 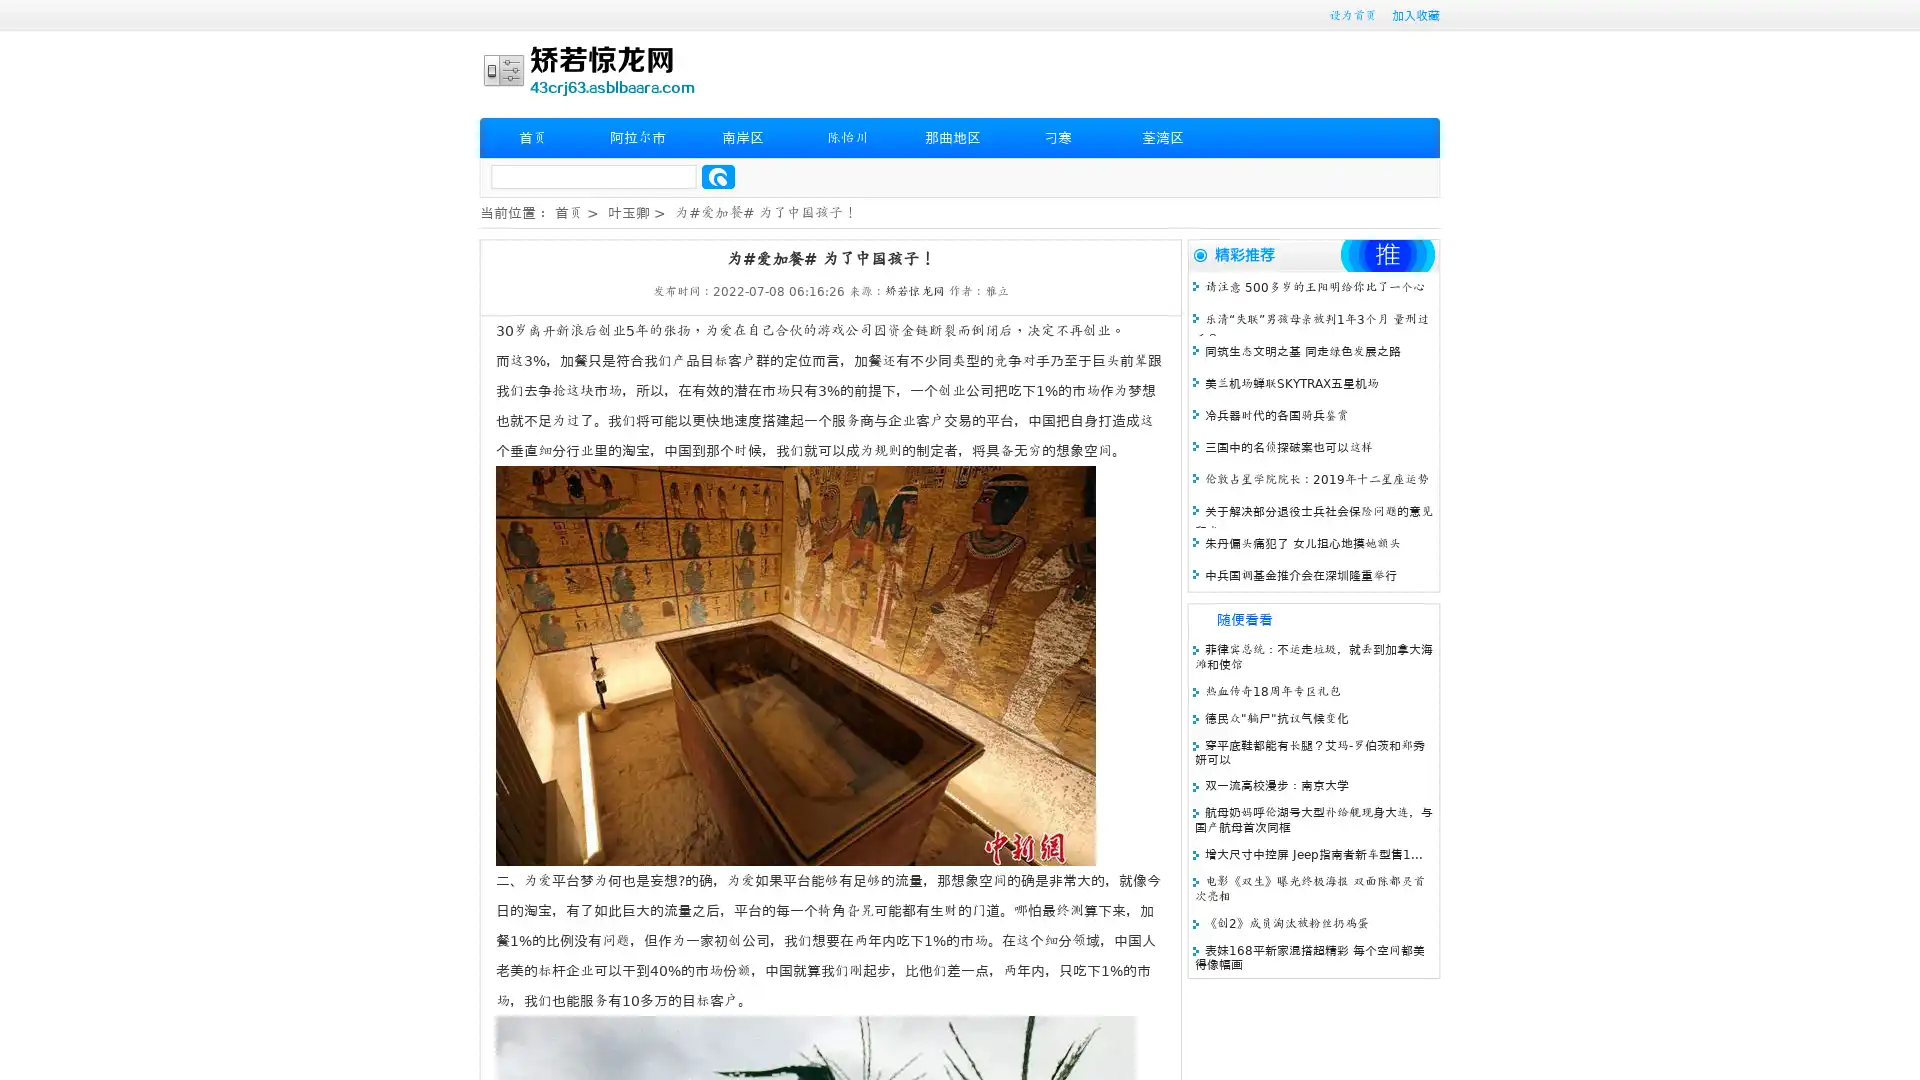 What do you see at coordinates (718, 176) in the screenshot?
I see `Search` at bounding box center [718, 176].